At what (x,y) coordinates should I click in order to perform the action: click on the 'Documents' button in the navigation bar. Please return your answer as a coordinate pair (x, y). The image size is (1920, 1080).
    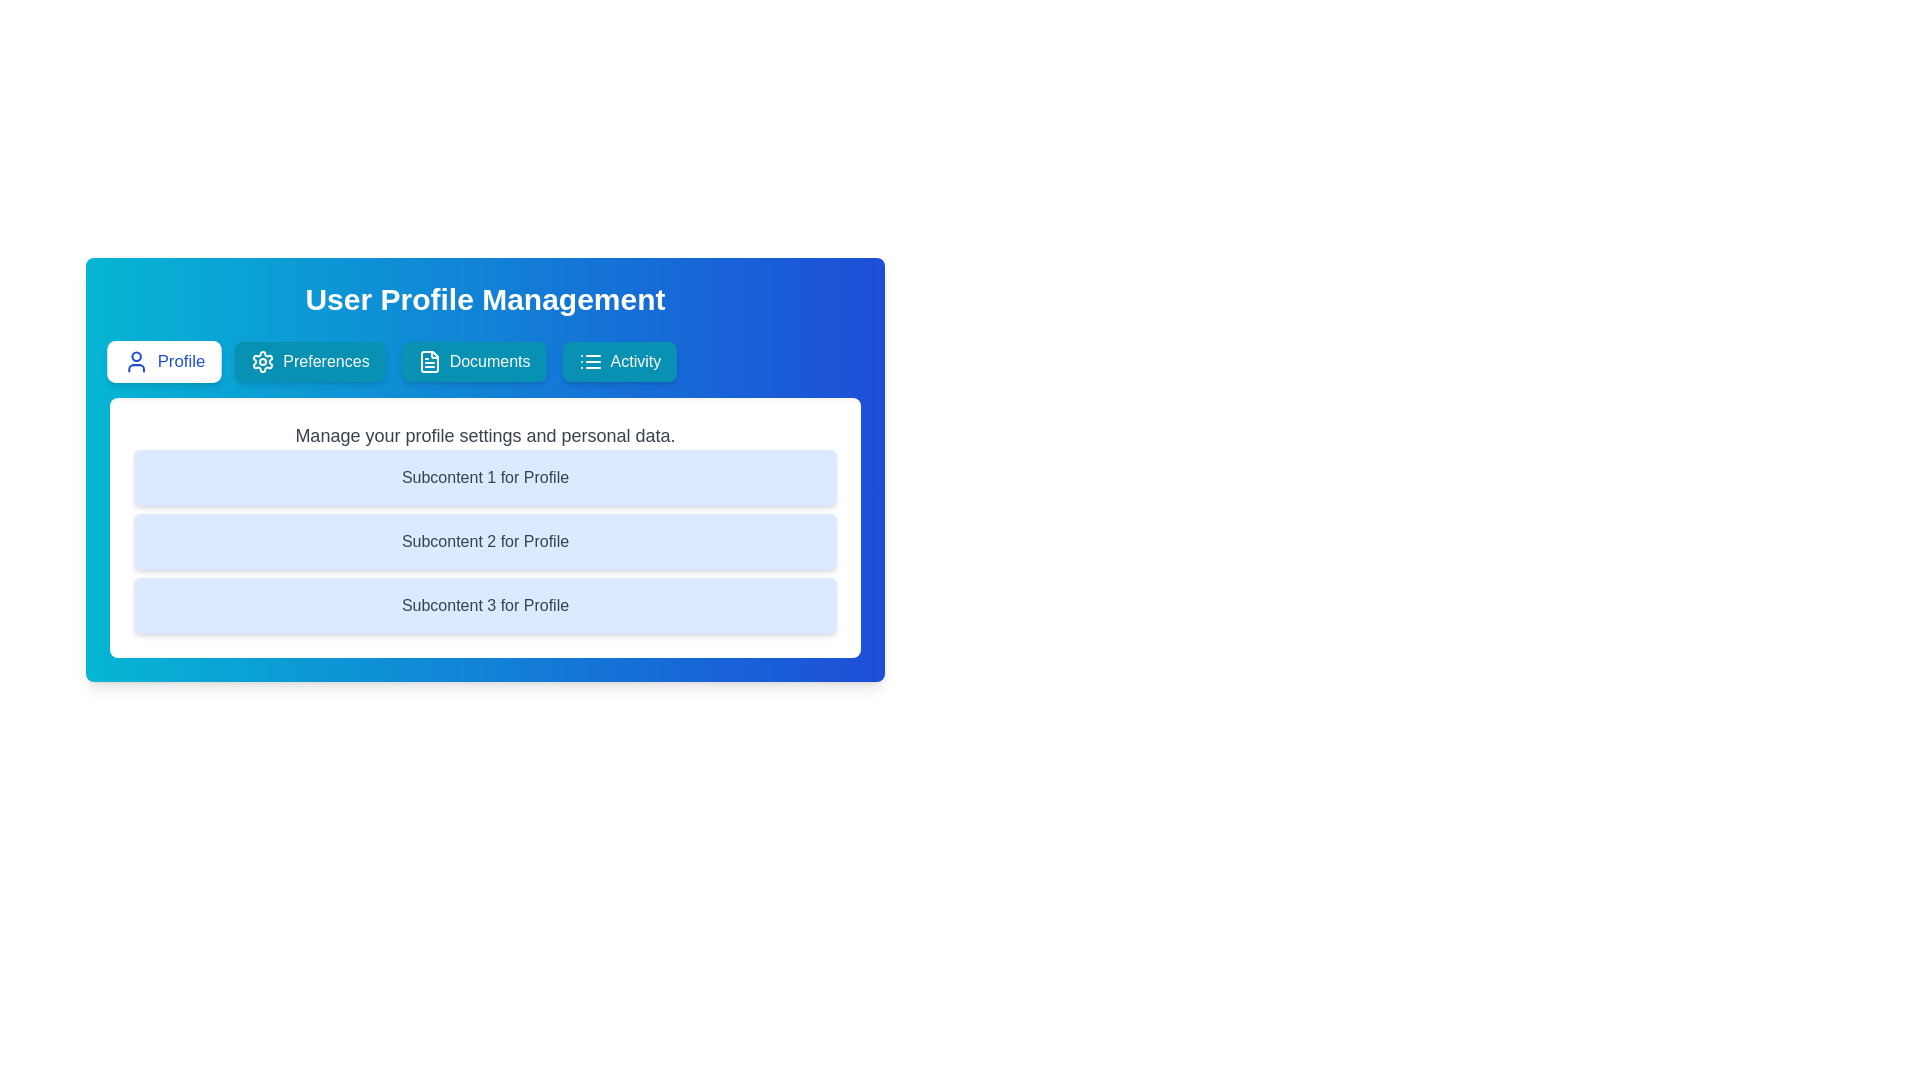
    Looking at the image, I should click on (428, 362).